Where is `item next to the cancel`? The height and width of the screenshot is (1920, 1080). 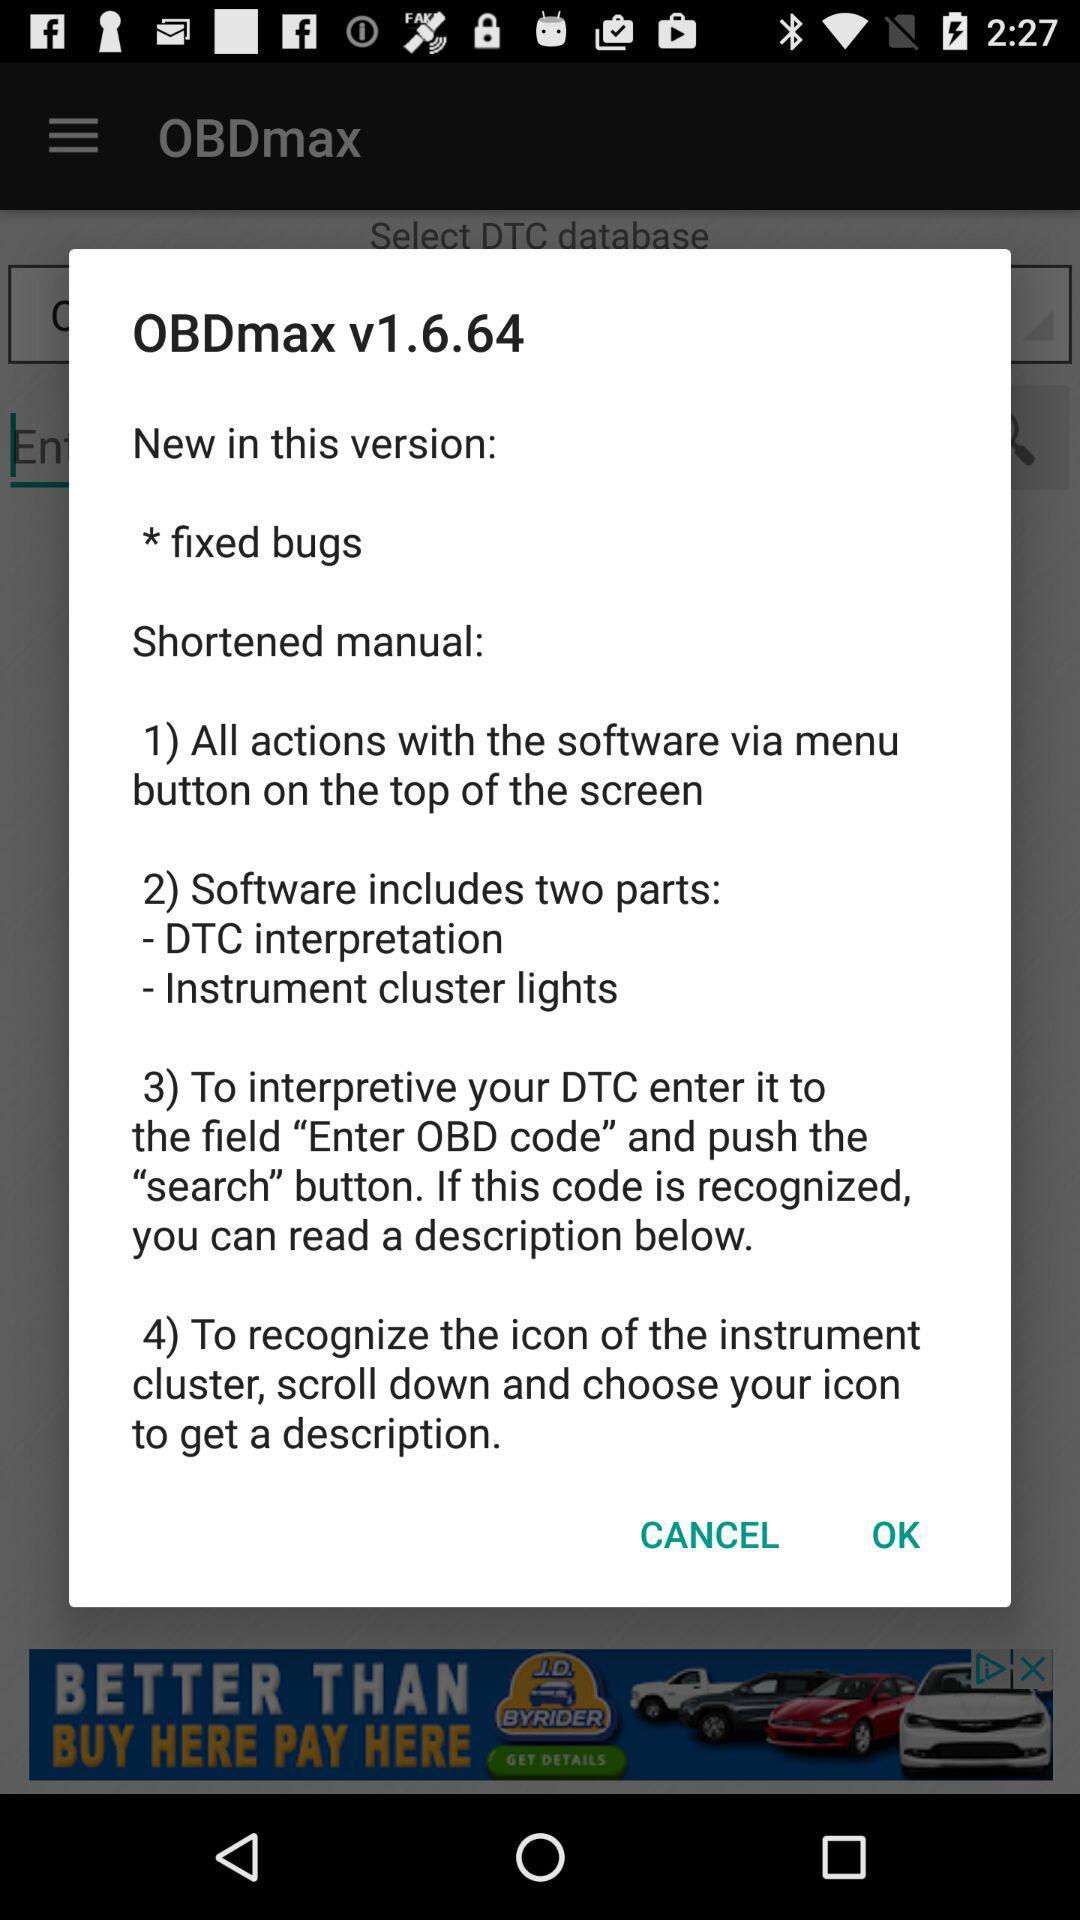 item next to the cancel is located at coordinates (894, 1532).